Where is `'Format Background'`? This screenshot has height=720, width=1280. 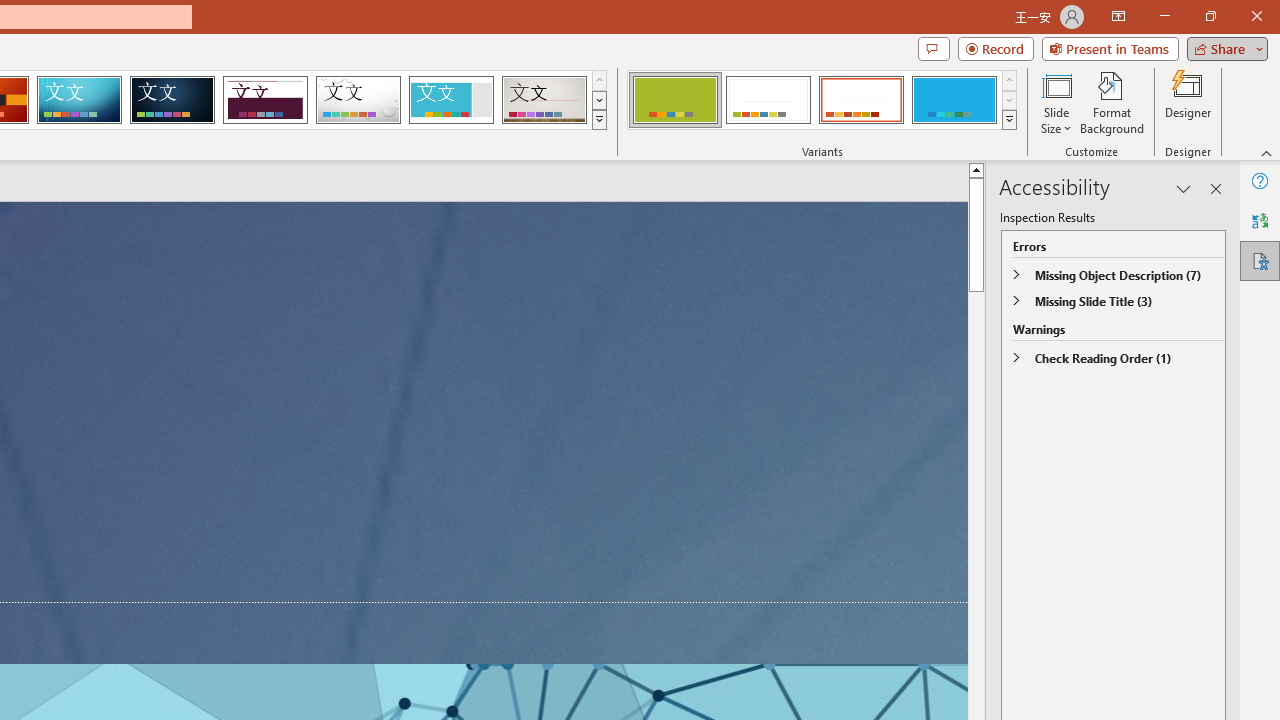 'Format Background' is located at coordinates (1111, 103).